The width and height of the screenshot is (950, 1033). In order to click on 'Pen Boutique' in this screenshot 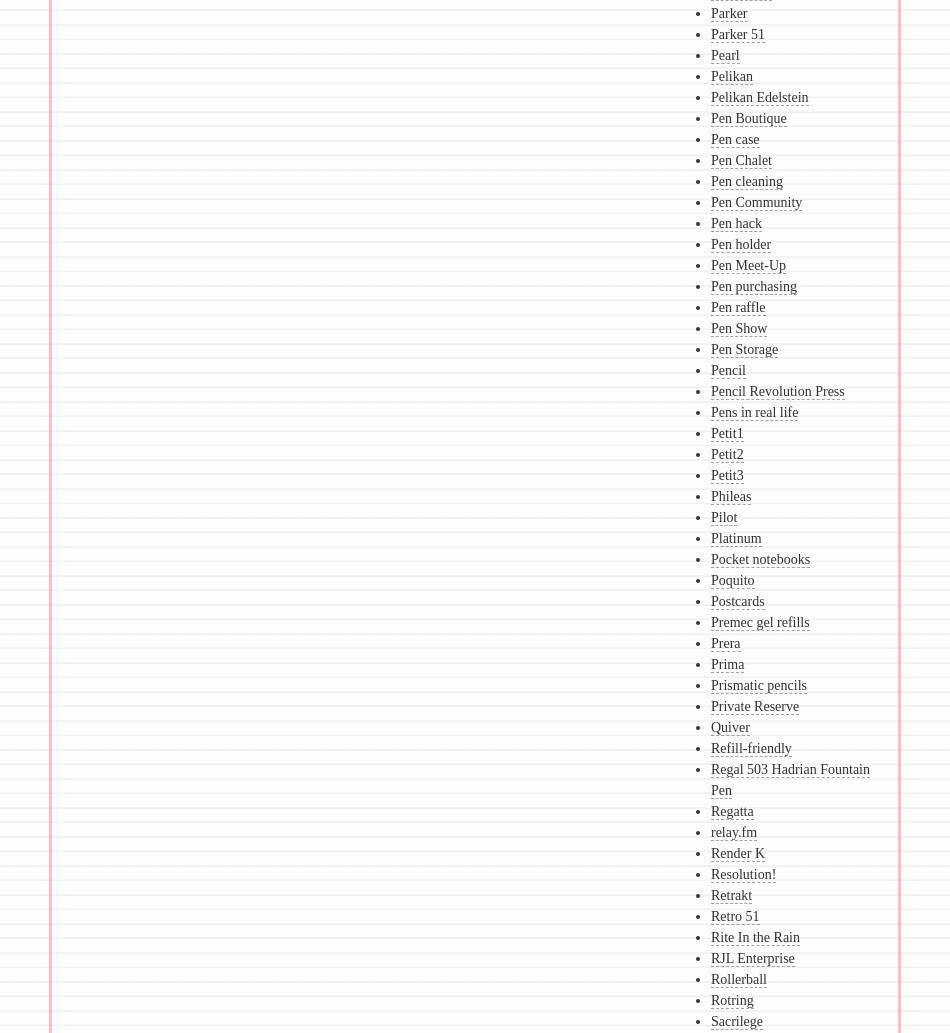, I will do `click(747, 118)`.